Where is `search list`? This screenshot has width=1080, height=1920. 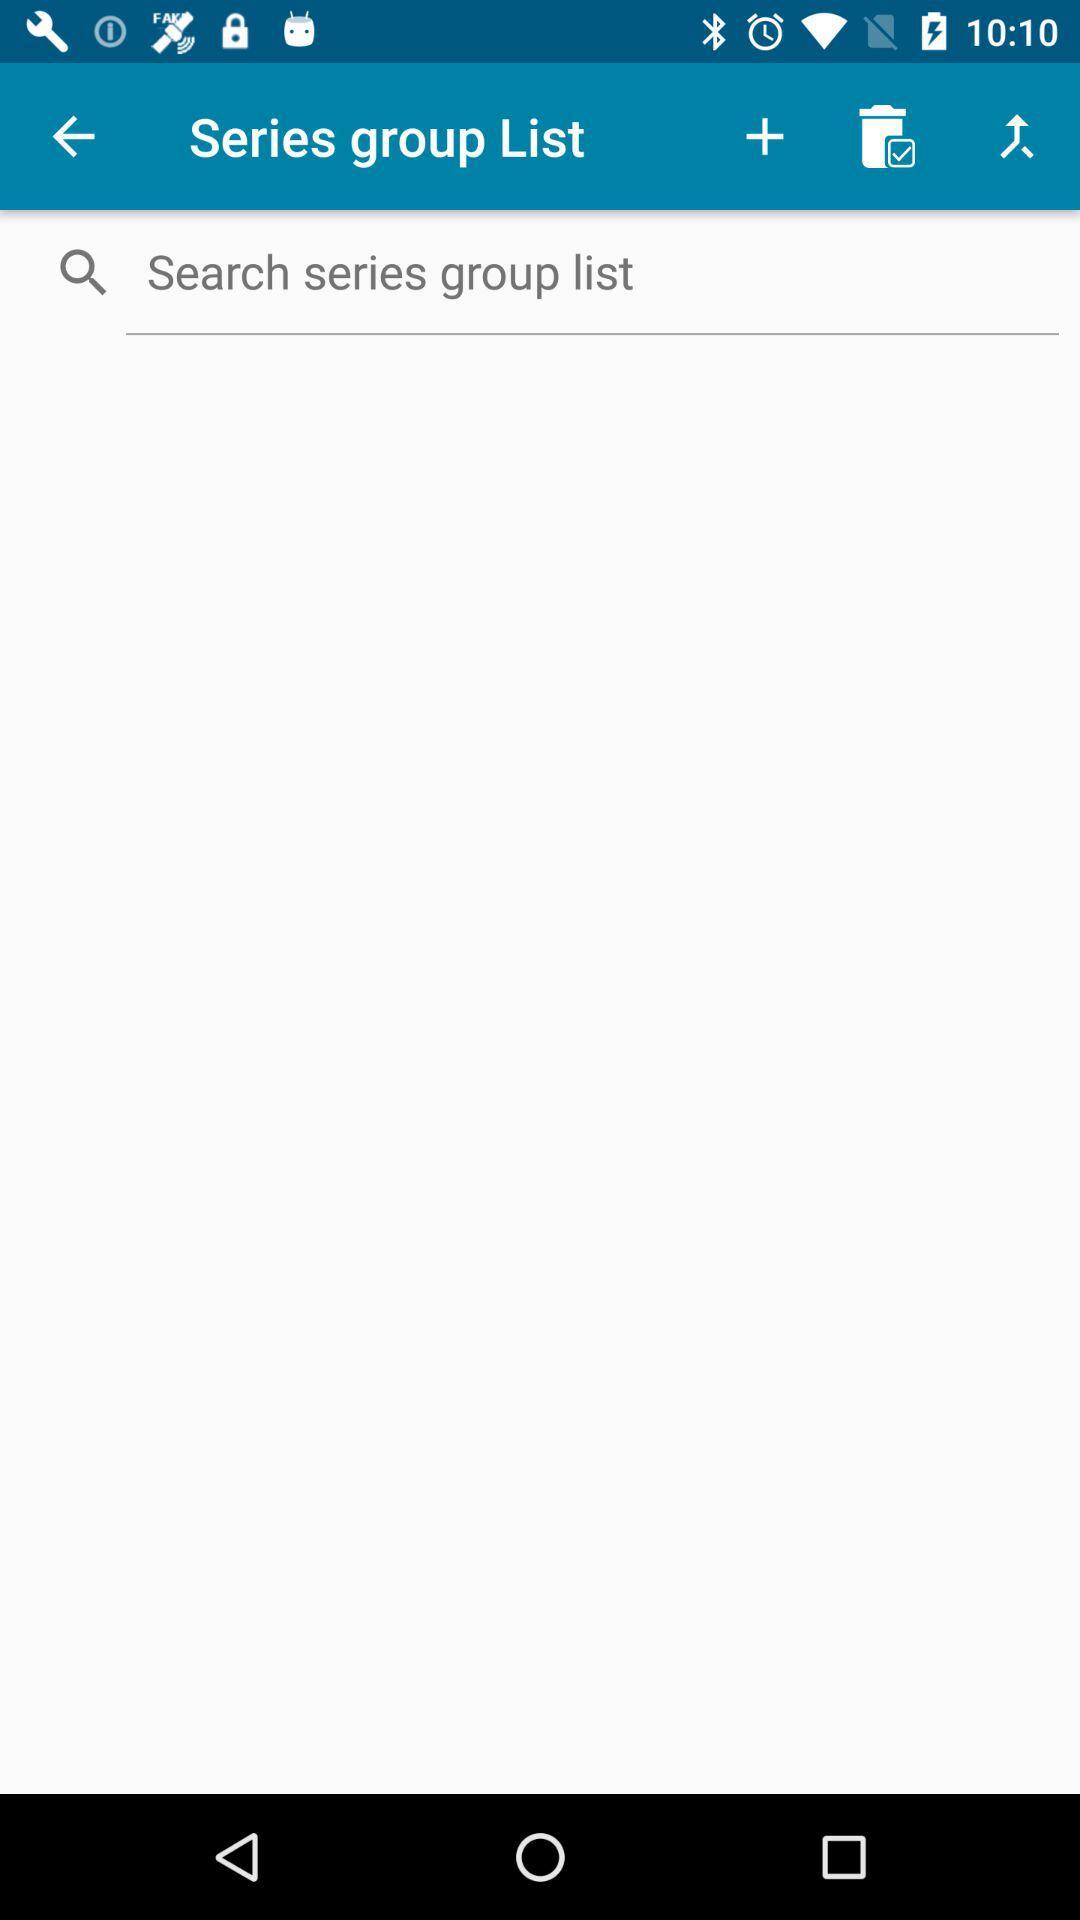
search list is located at coordinates (591, 270).